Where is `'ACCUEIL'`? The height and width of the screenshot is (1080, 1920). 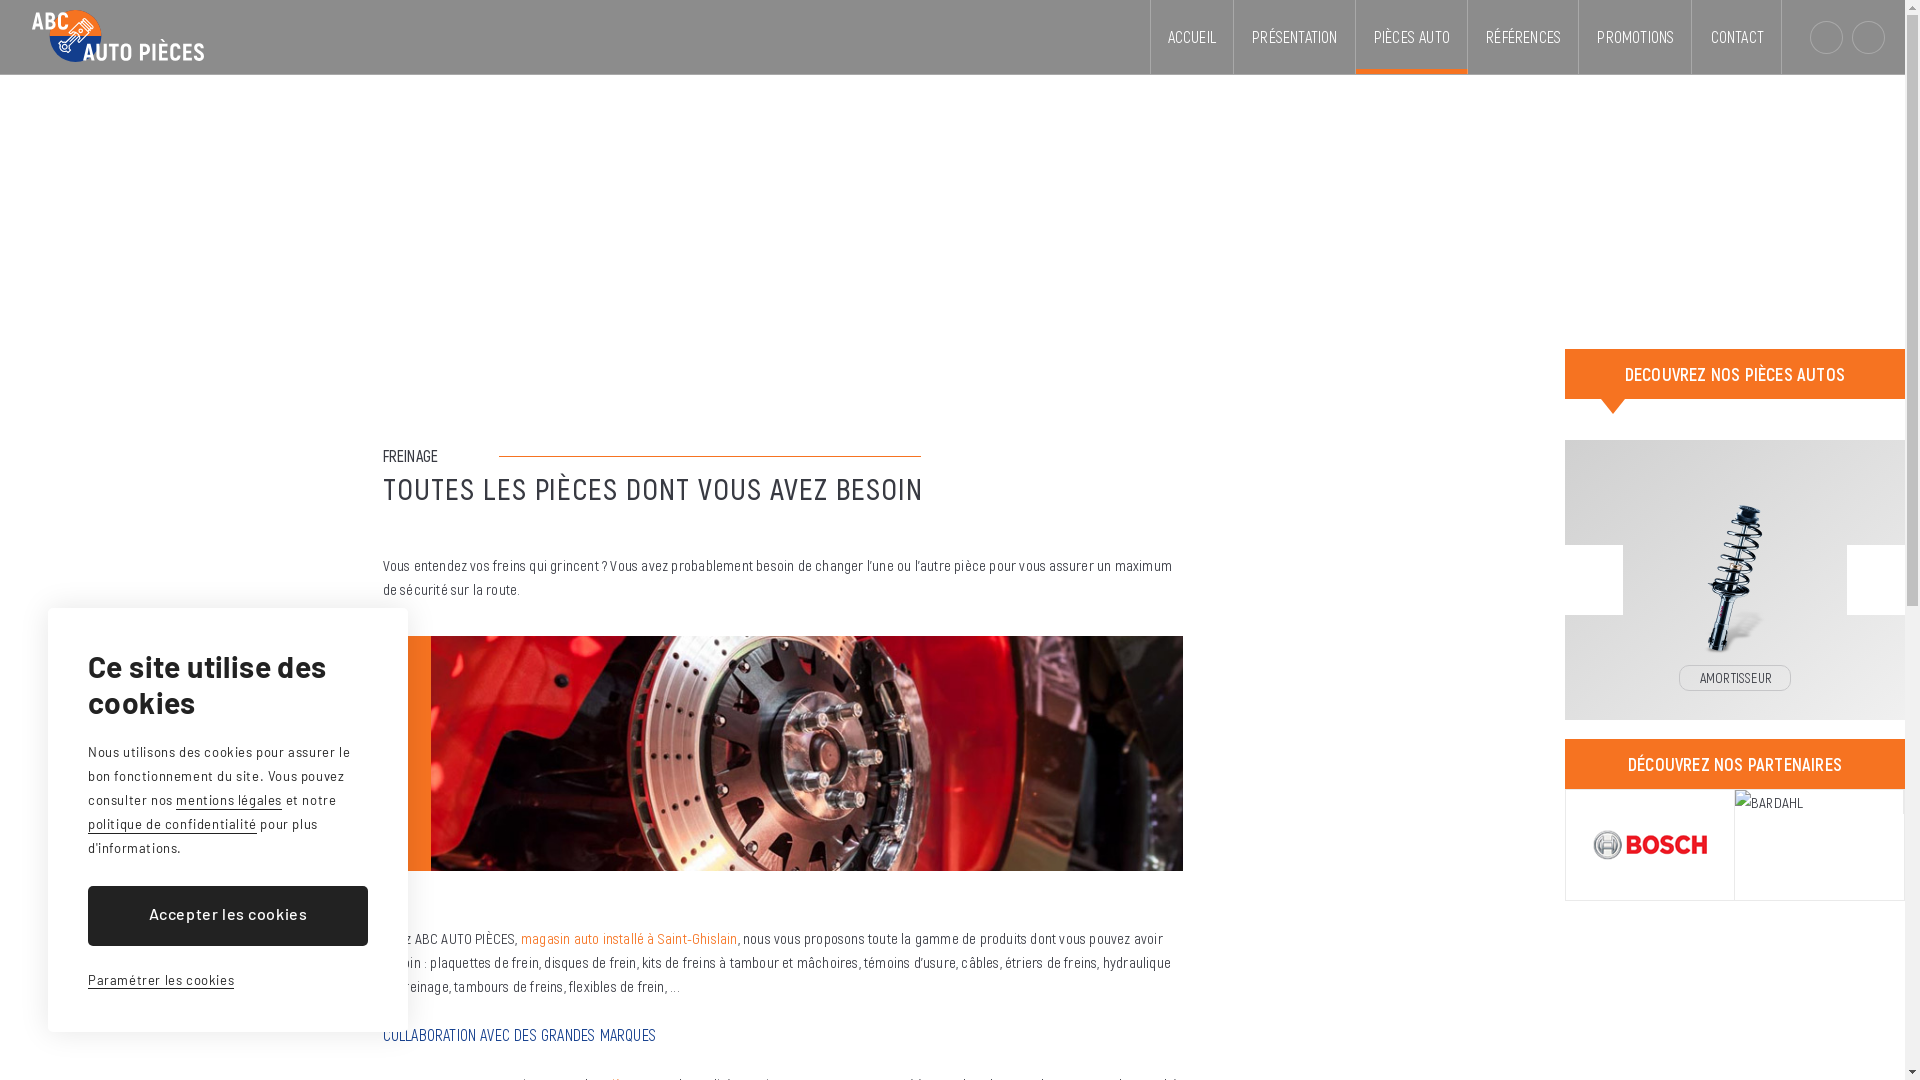
'ACCUEIL' is located at coordinates (1191, 37).